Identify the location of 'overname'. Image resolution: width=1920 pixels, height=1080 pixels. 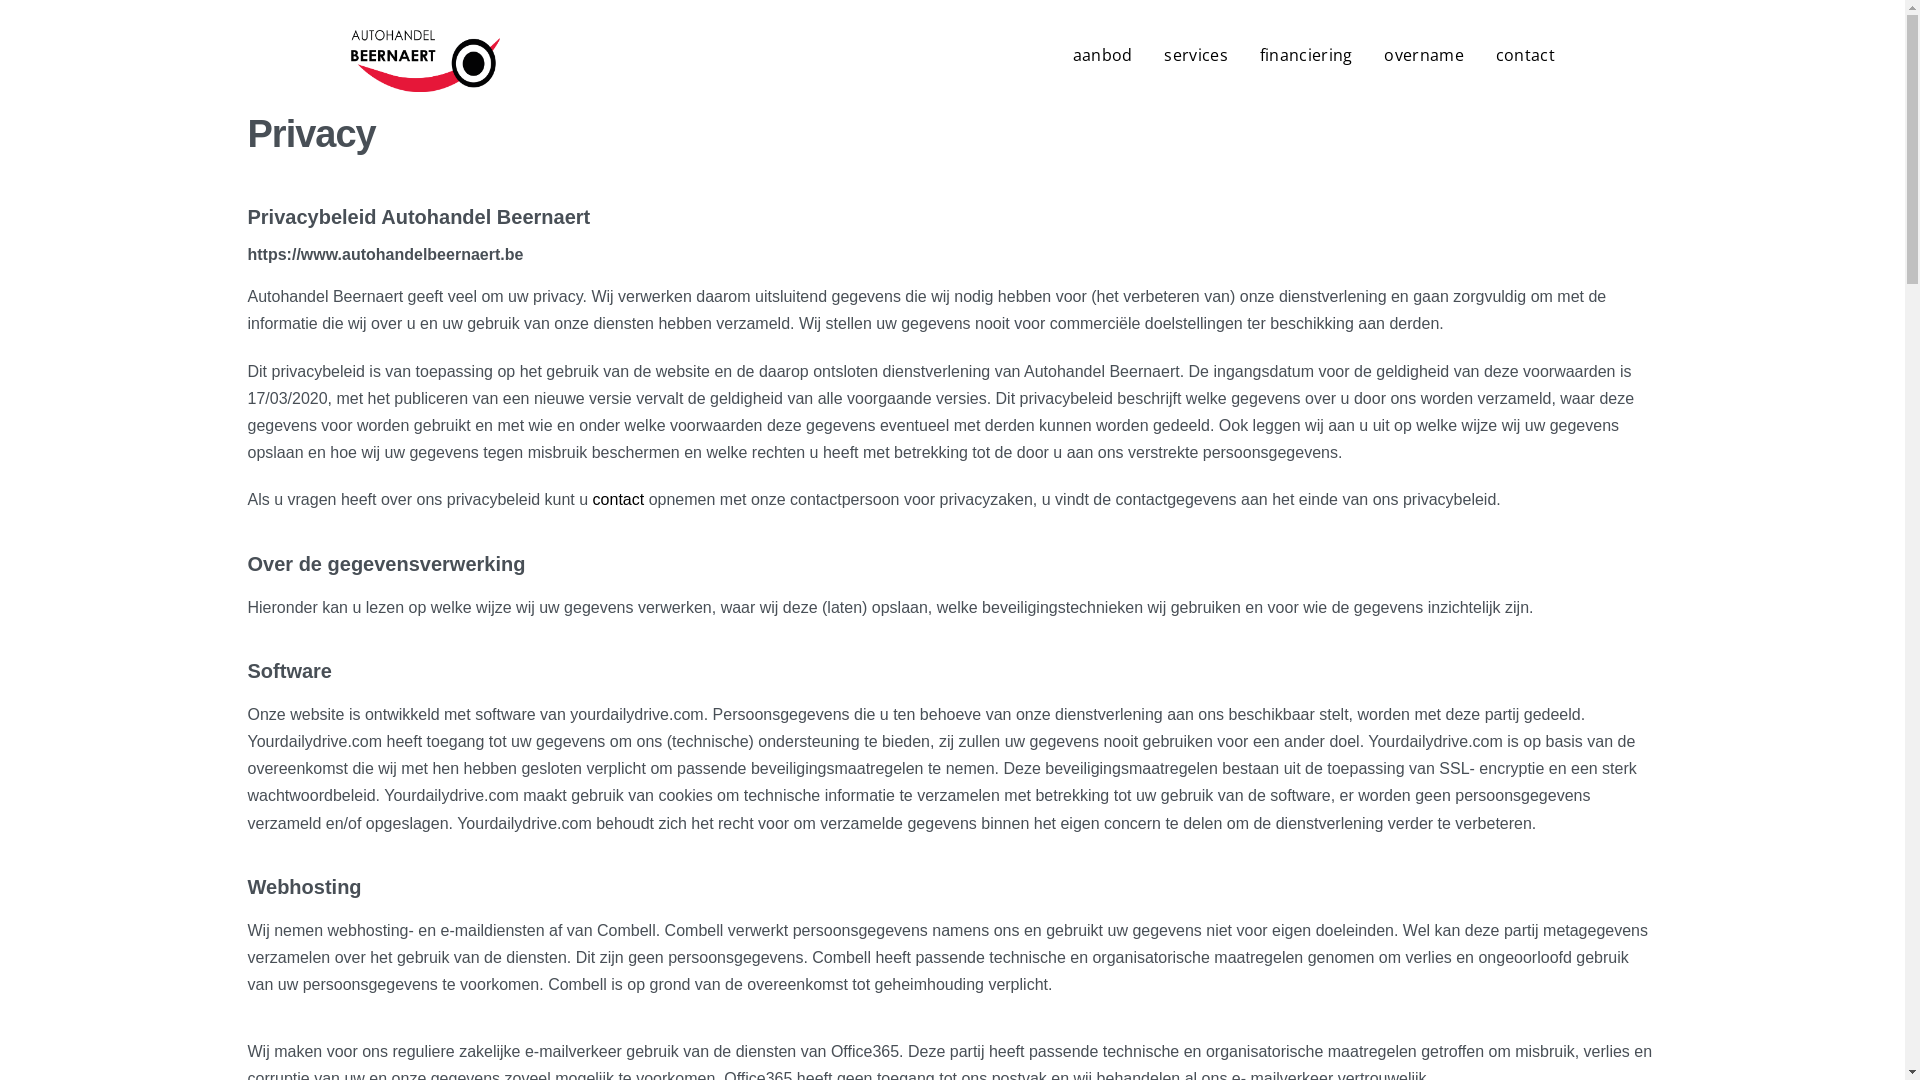
(1422, 54).